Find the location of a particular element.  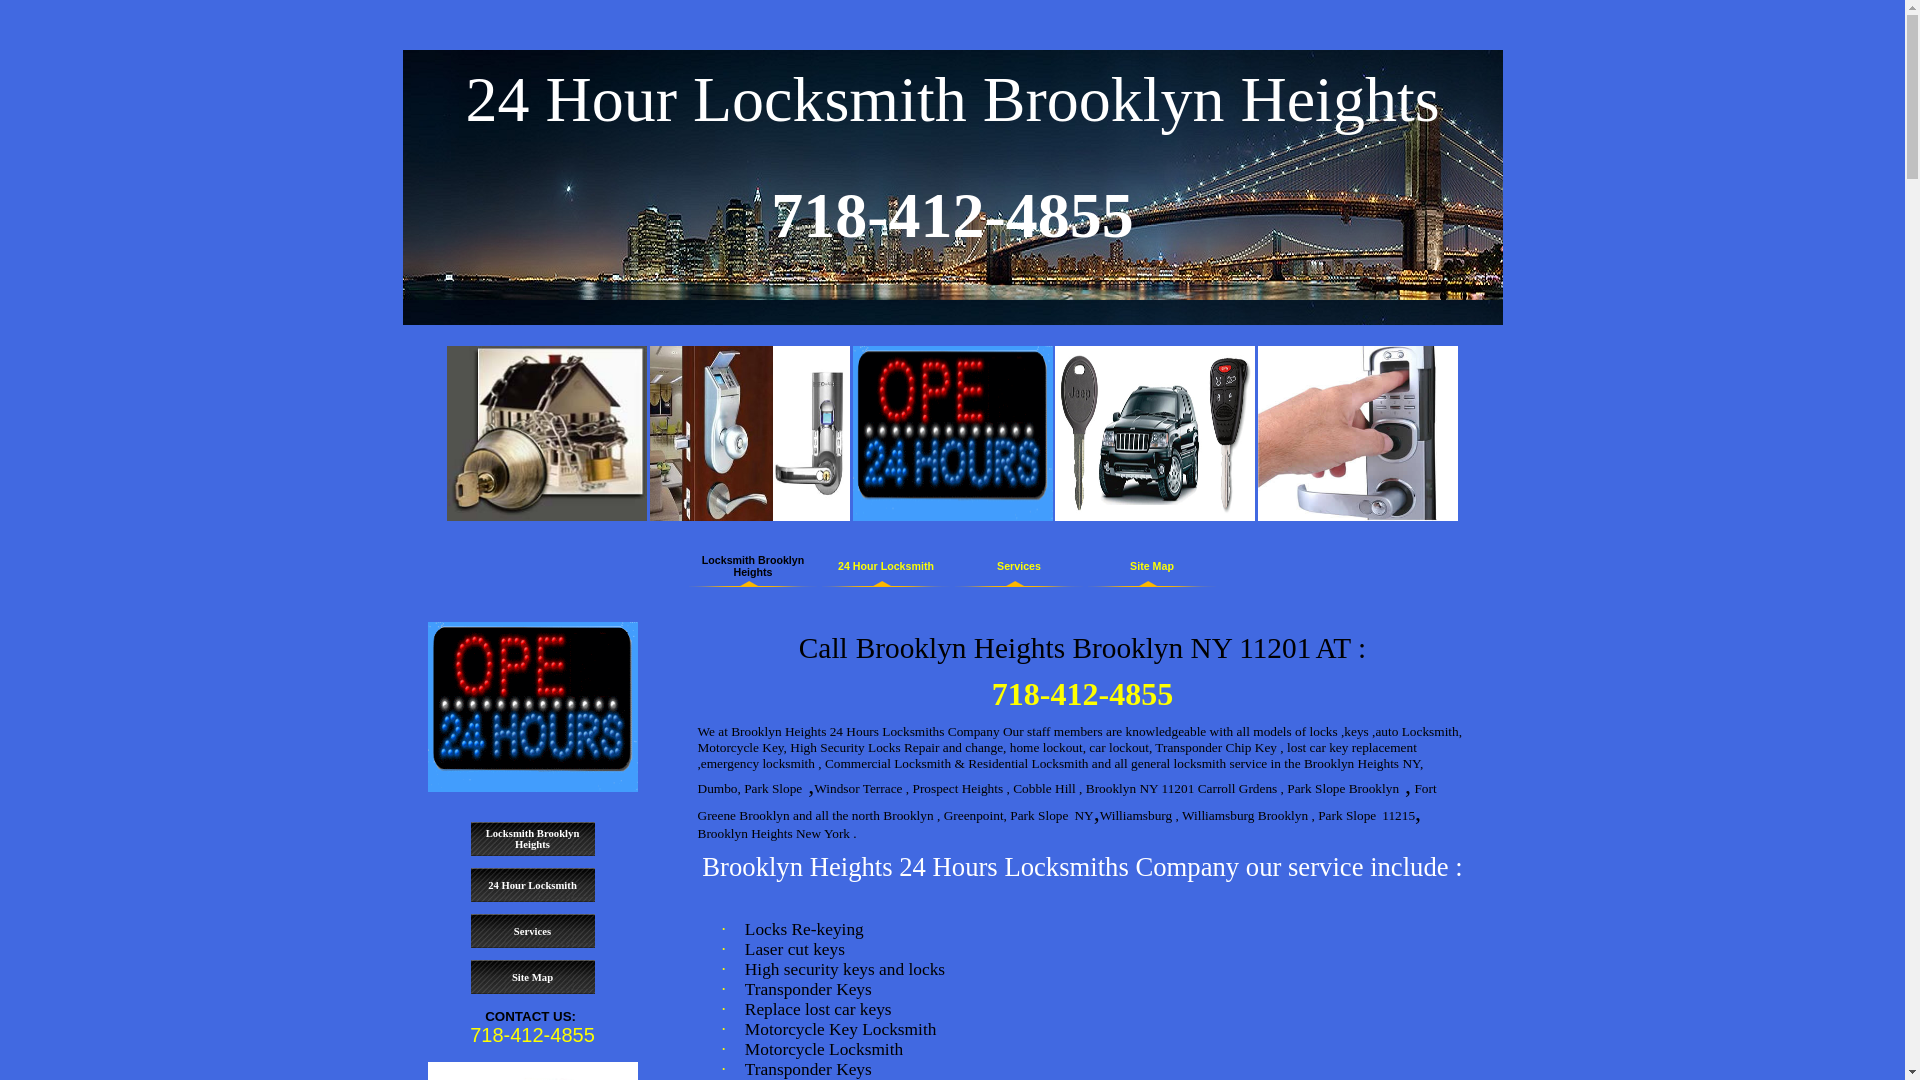

'24 Hour Locksmith' is located at coordinates (885, 566).